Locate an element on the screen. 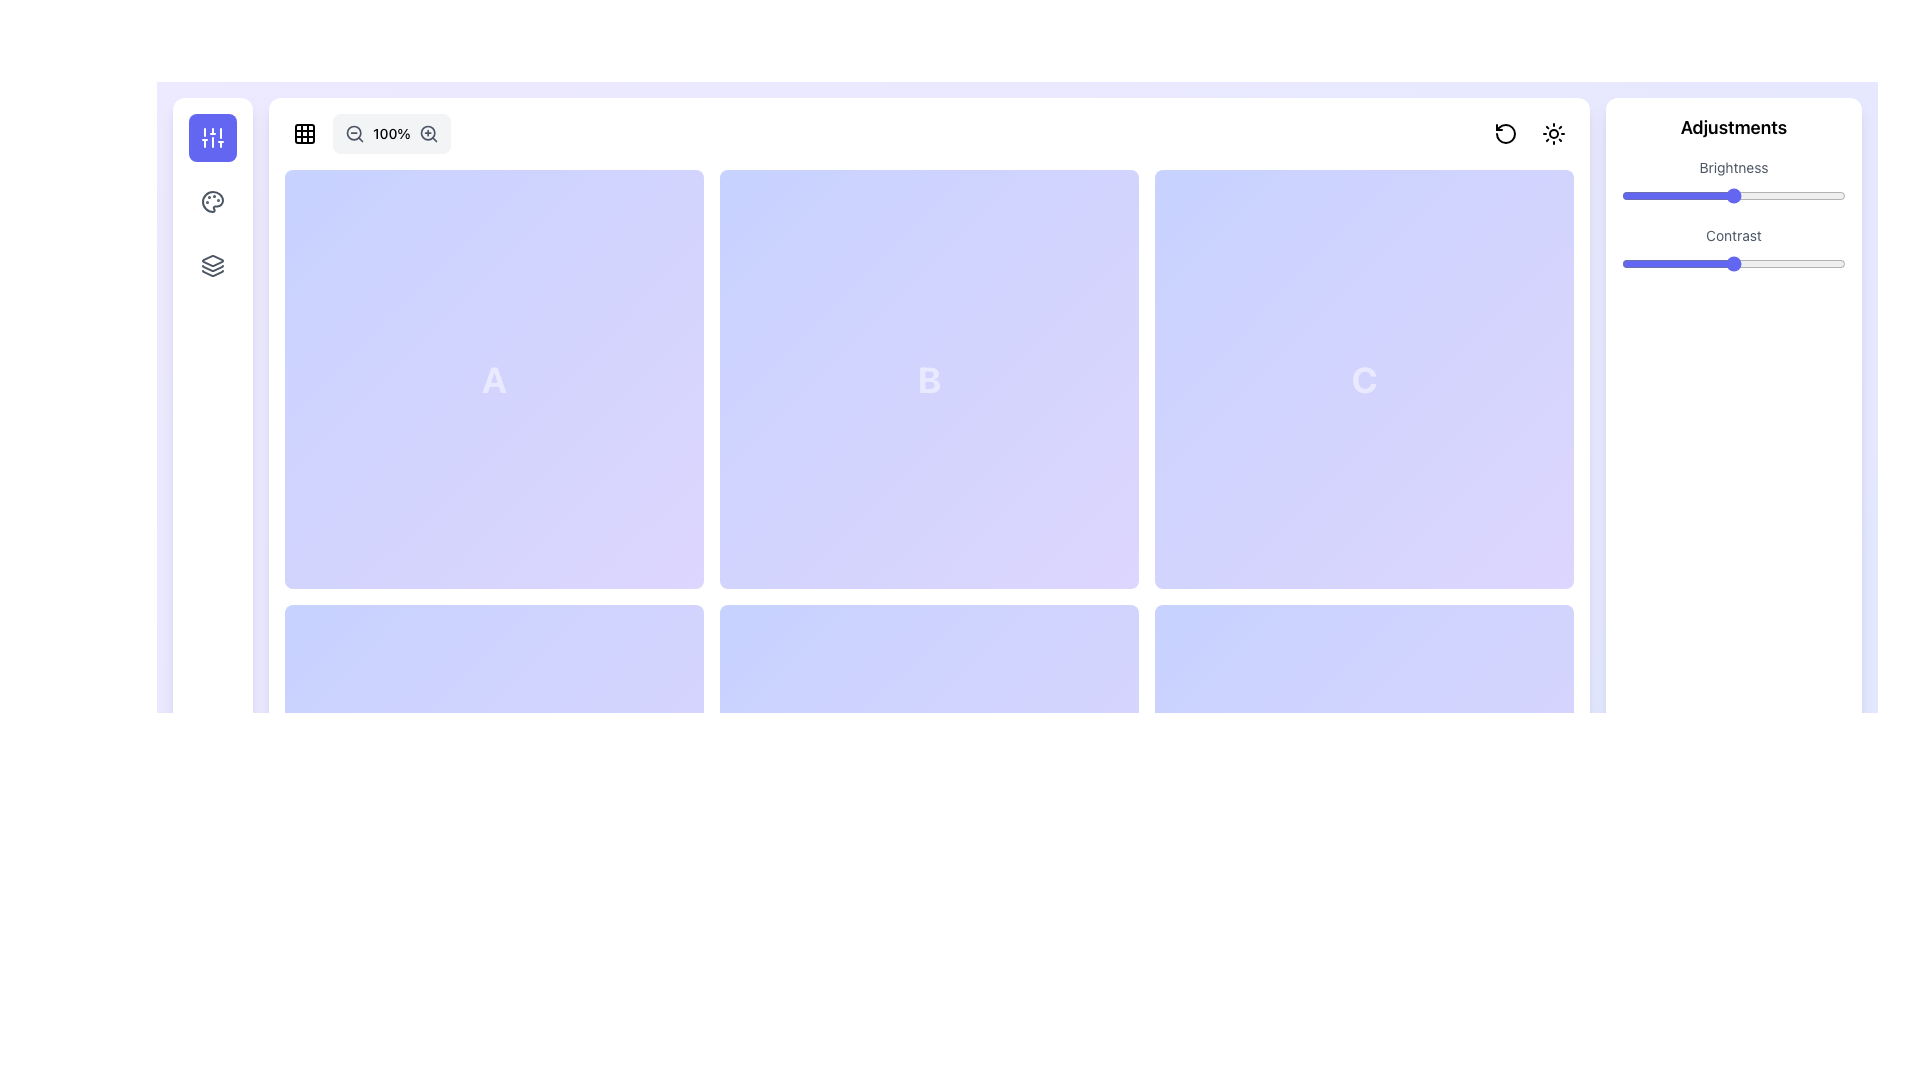 Image resolution: width=1920 pixels, height=1080 pixels. contrast is located at coordinates (1823, 262).